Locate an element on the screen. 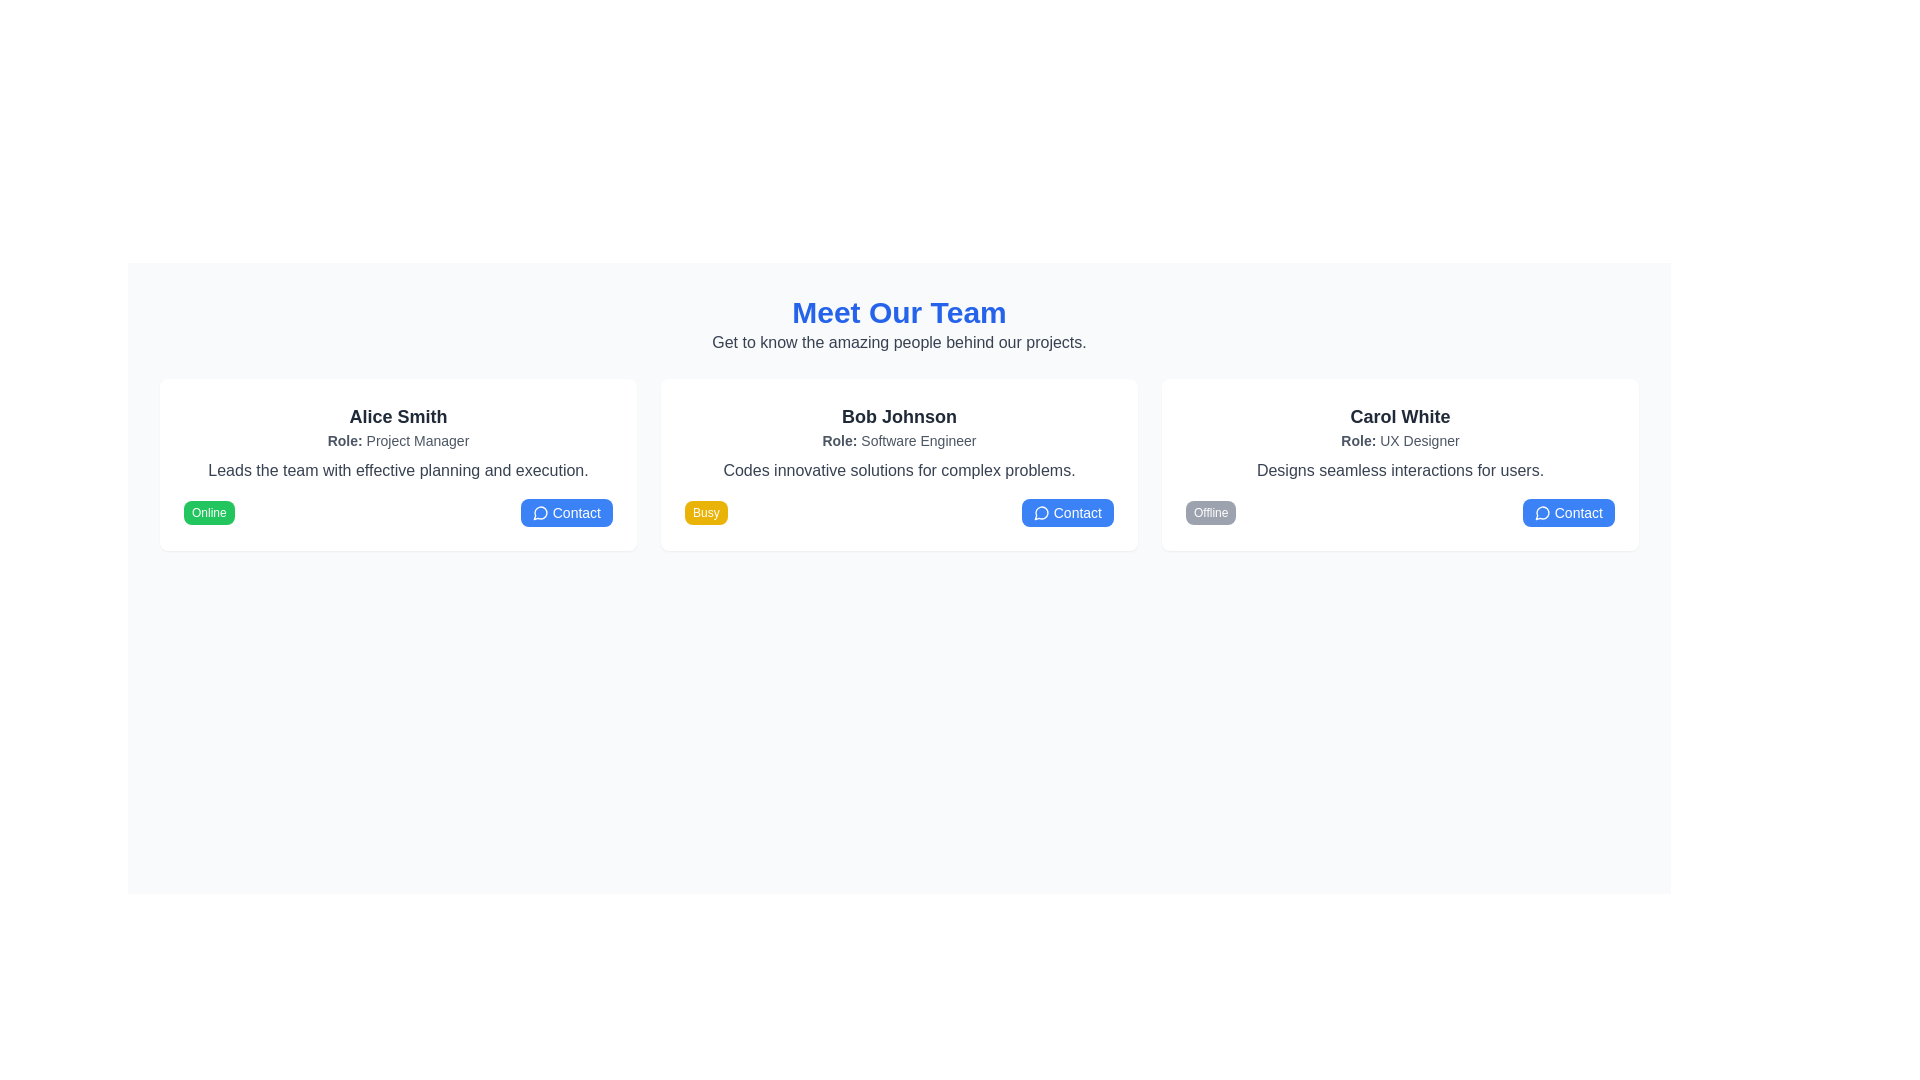 The image size is (1920, 1080). the text label indicating the designation context for 'UX Designer' located under 'Carol White' in the rightmost card of the layout is located at coordinates (1358, 439).